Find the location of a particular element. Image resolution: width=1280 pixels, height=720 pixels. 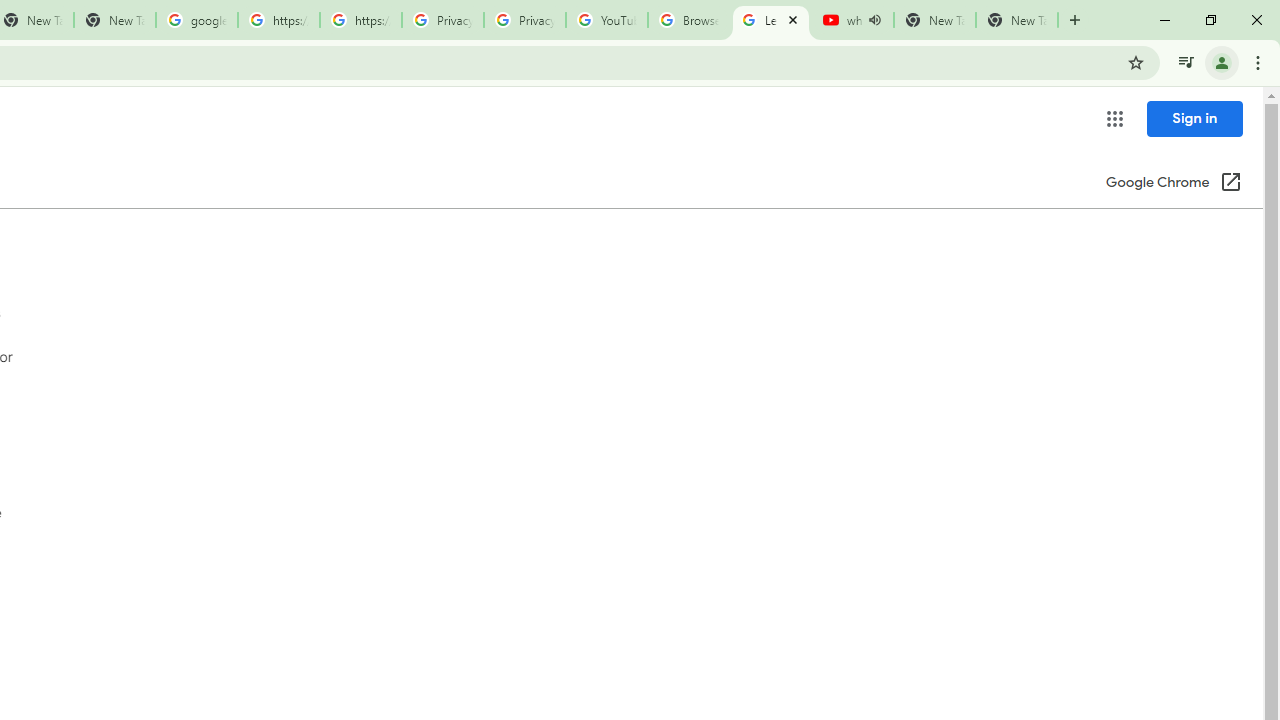

'https://scholar.google.com/' is located at coordinates (278, 20).